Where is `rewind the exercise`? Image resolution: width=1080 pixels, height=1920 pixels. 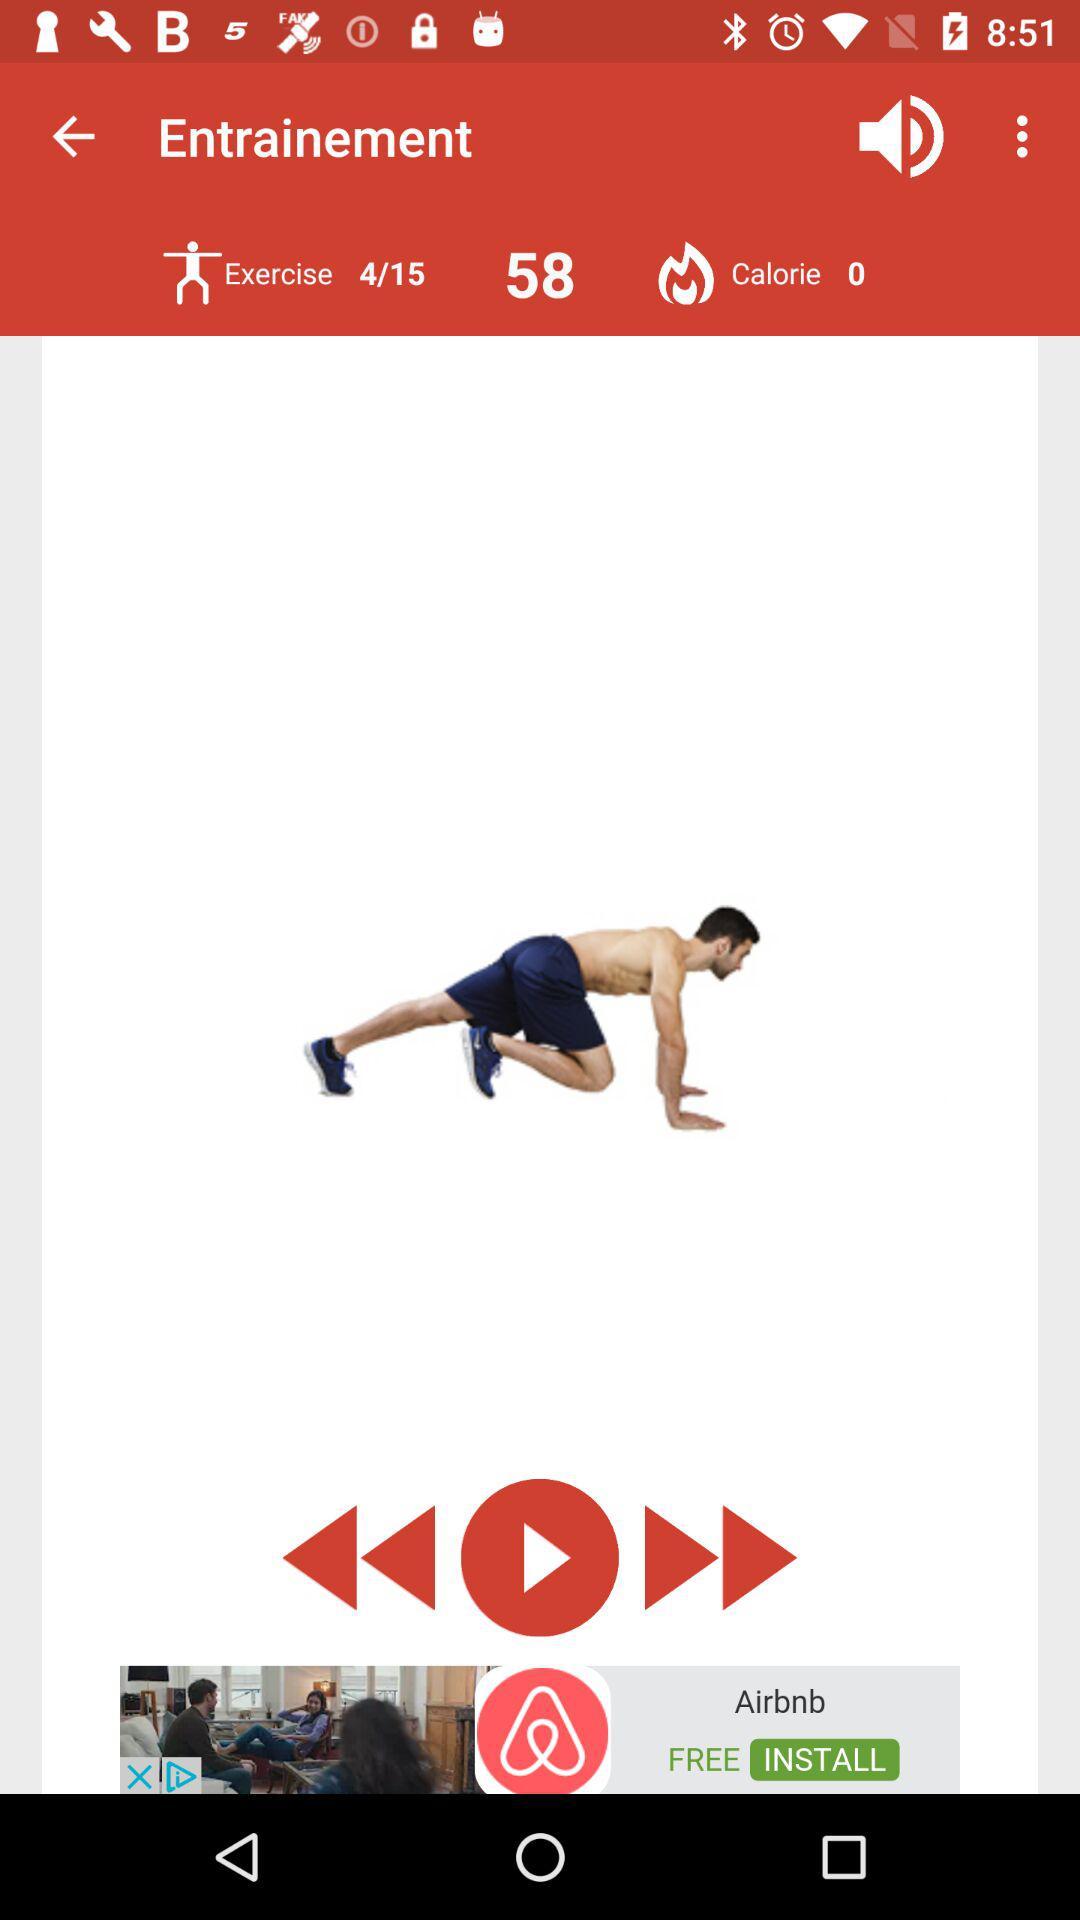
rewind the exercise is located at coordinates (357, 1556).